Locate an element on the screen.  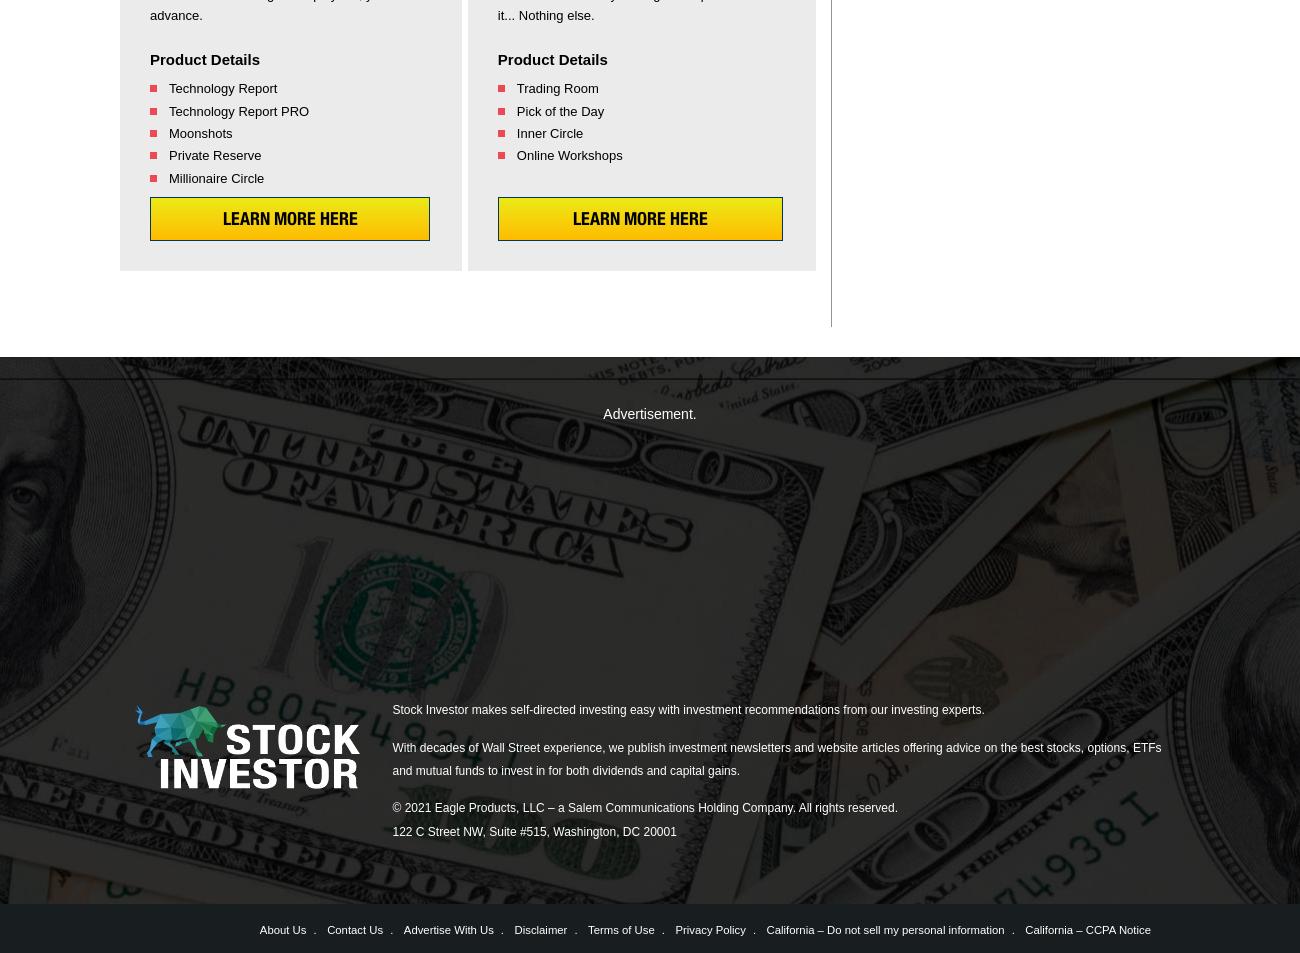
'Terms of Use' is located at coordinates (621, 930).